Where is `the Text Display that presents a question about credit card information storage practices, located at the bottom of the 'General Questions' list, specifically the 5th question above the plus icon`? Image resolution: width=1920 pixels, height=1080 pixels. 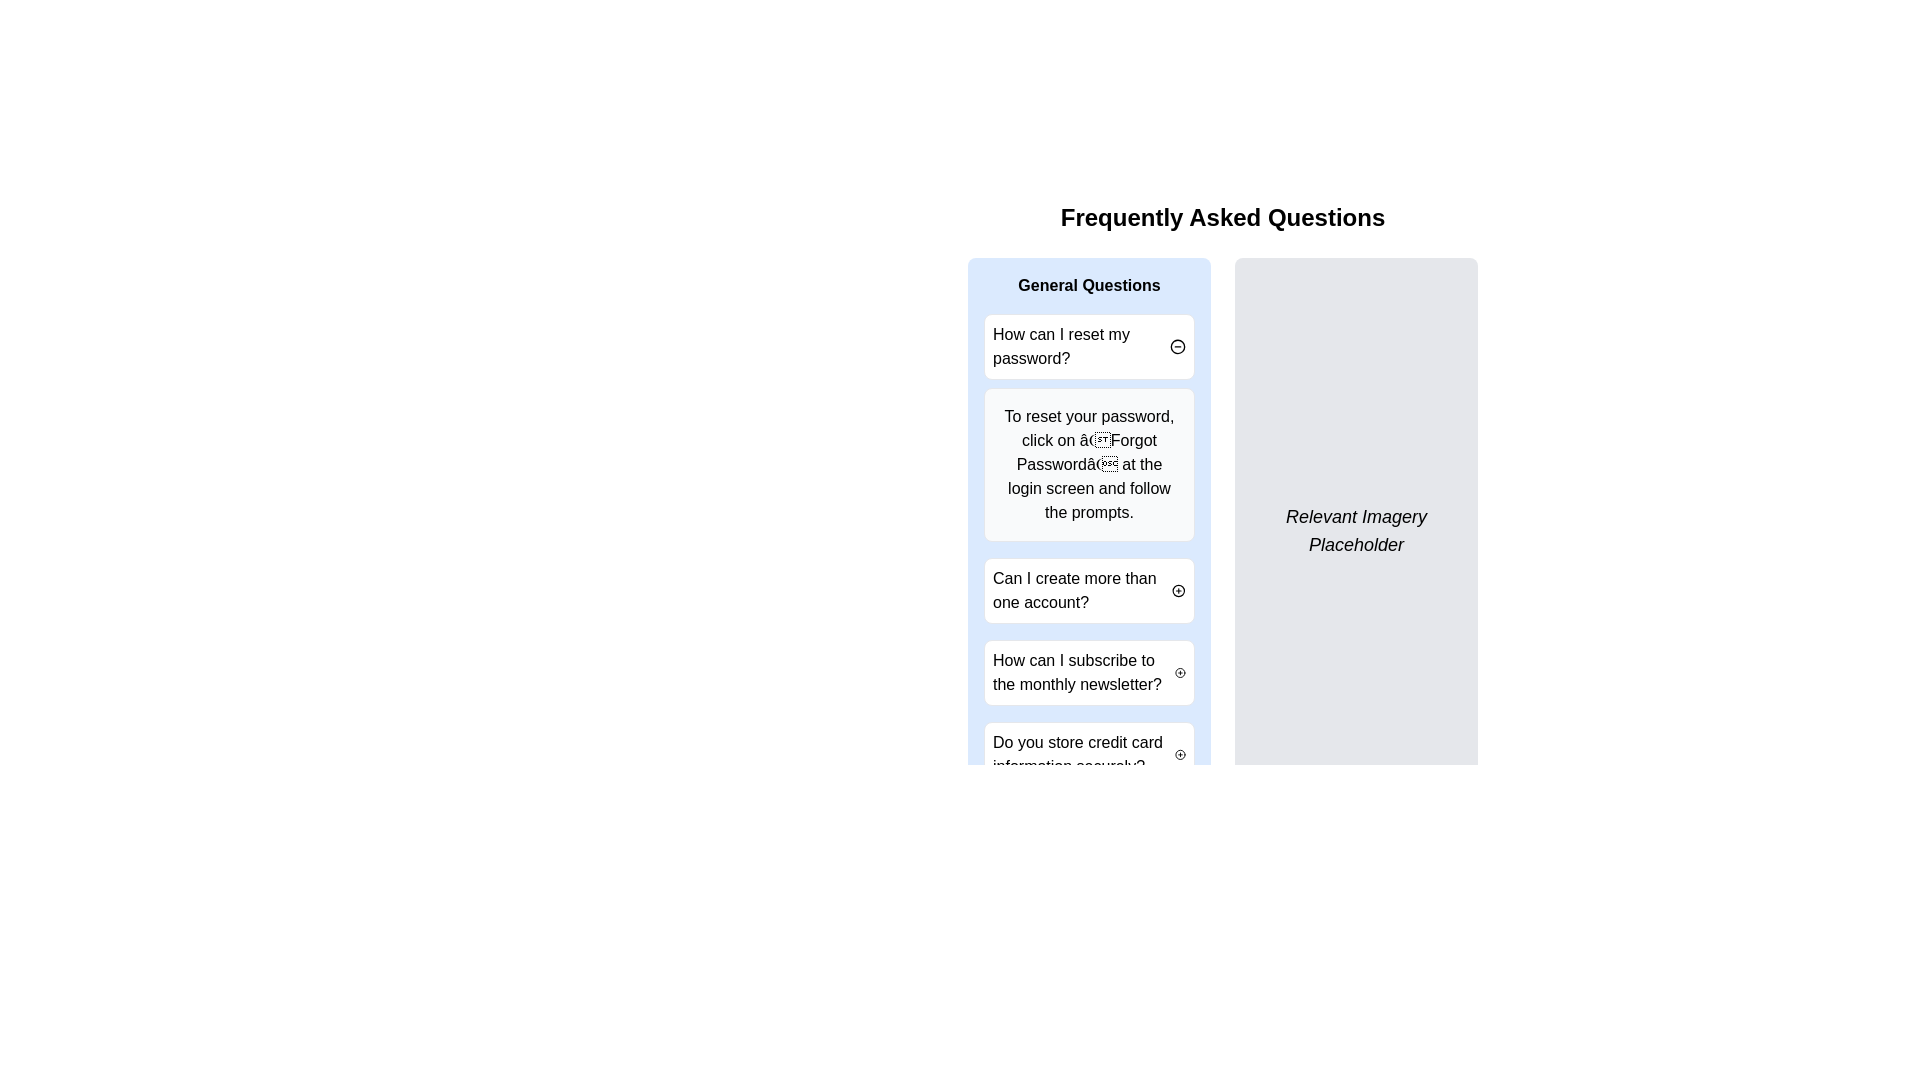
the Text Display that presents a question about credit card information storage practices, located at the bottom of the 'General Questions' list, specifically the 5th question above the plus icon is located at coordinates (1082, 755).